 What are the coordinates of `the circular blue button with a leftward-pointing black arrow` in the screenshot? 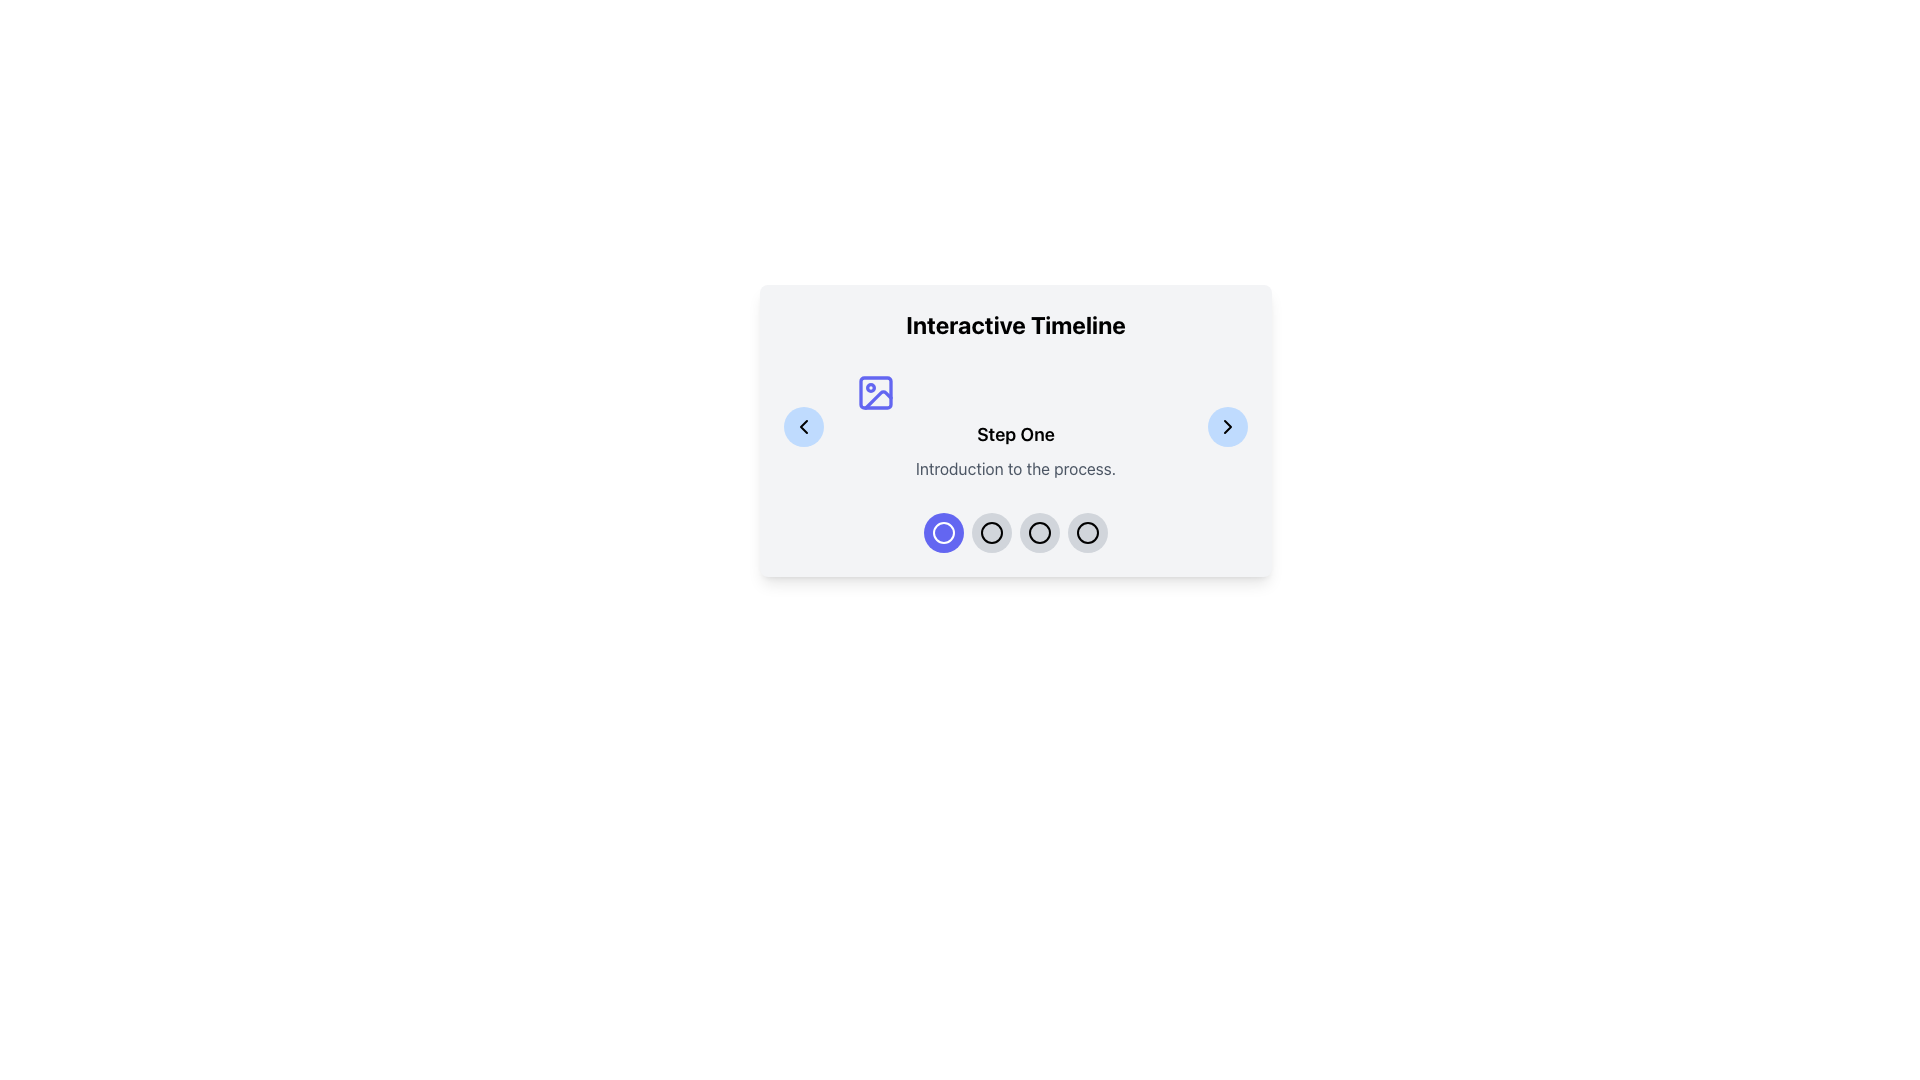 It's located at (804, 426).